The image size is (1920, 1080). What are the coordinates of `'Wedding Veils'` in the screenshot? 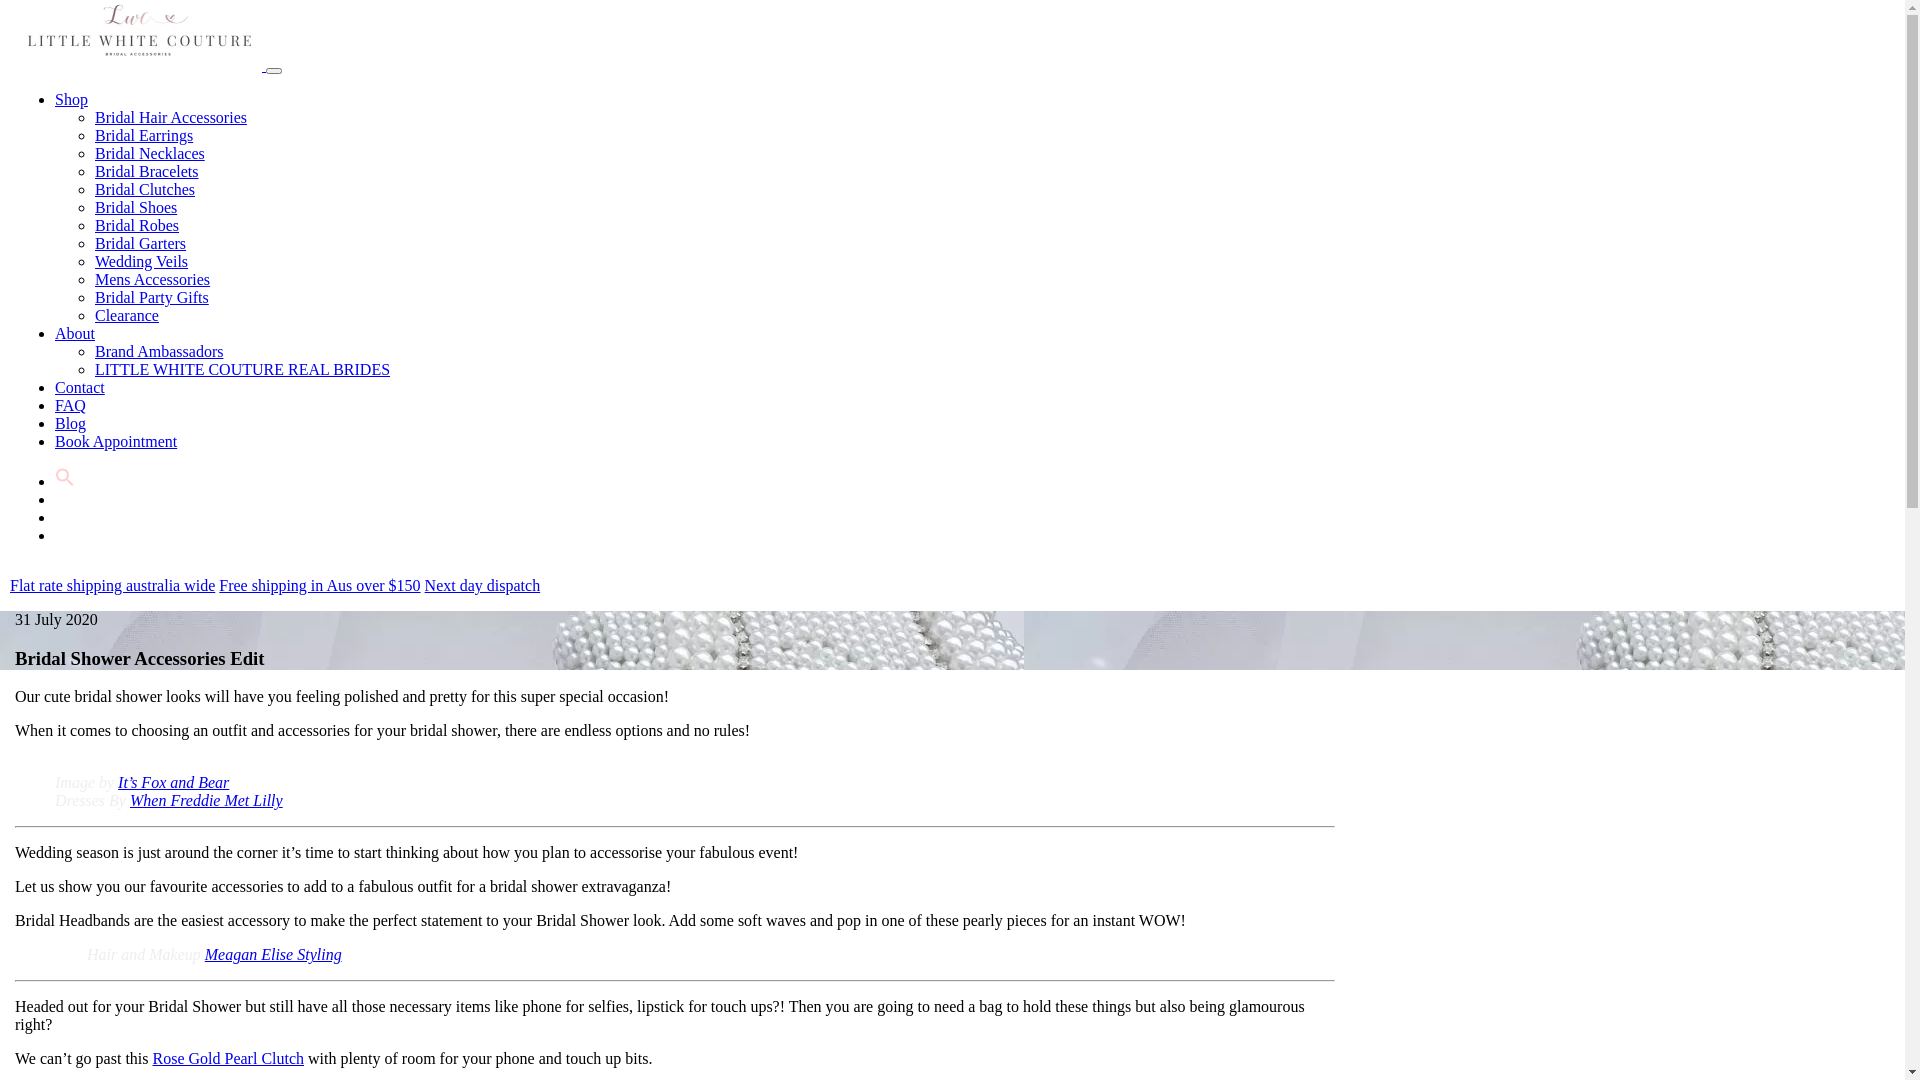 It's located at (140, 260).